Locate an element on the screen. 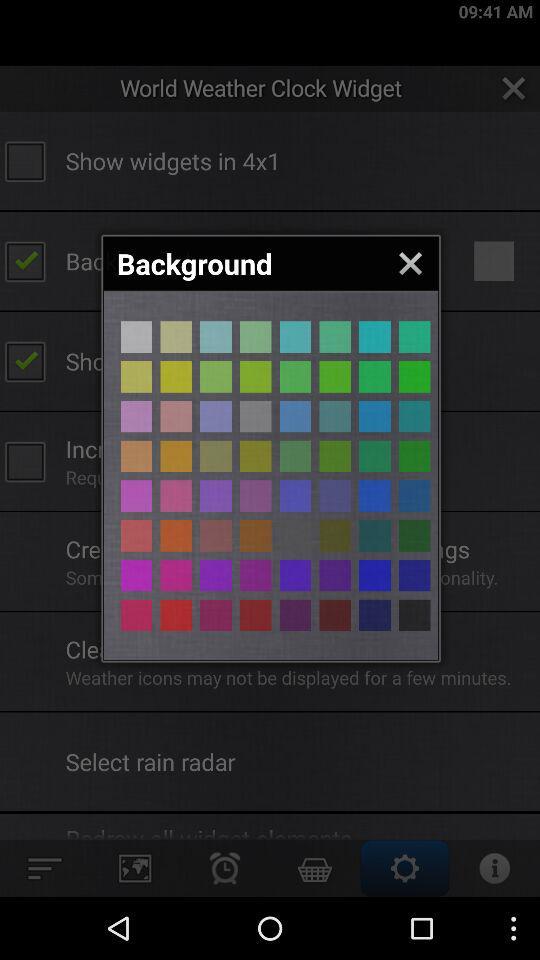 Image resolution: width=540 pixels, height=960 pixels. choose color is located at coordinates (215, 375).